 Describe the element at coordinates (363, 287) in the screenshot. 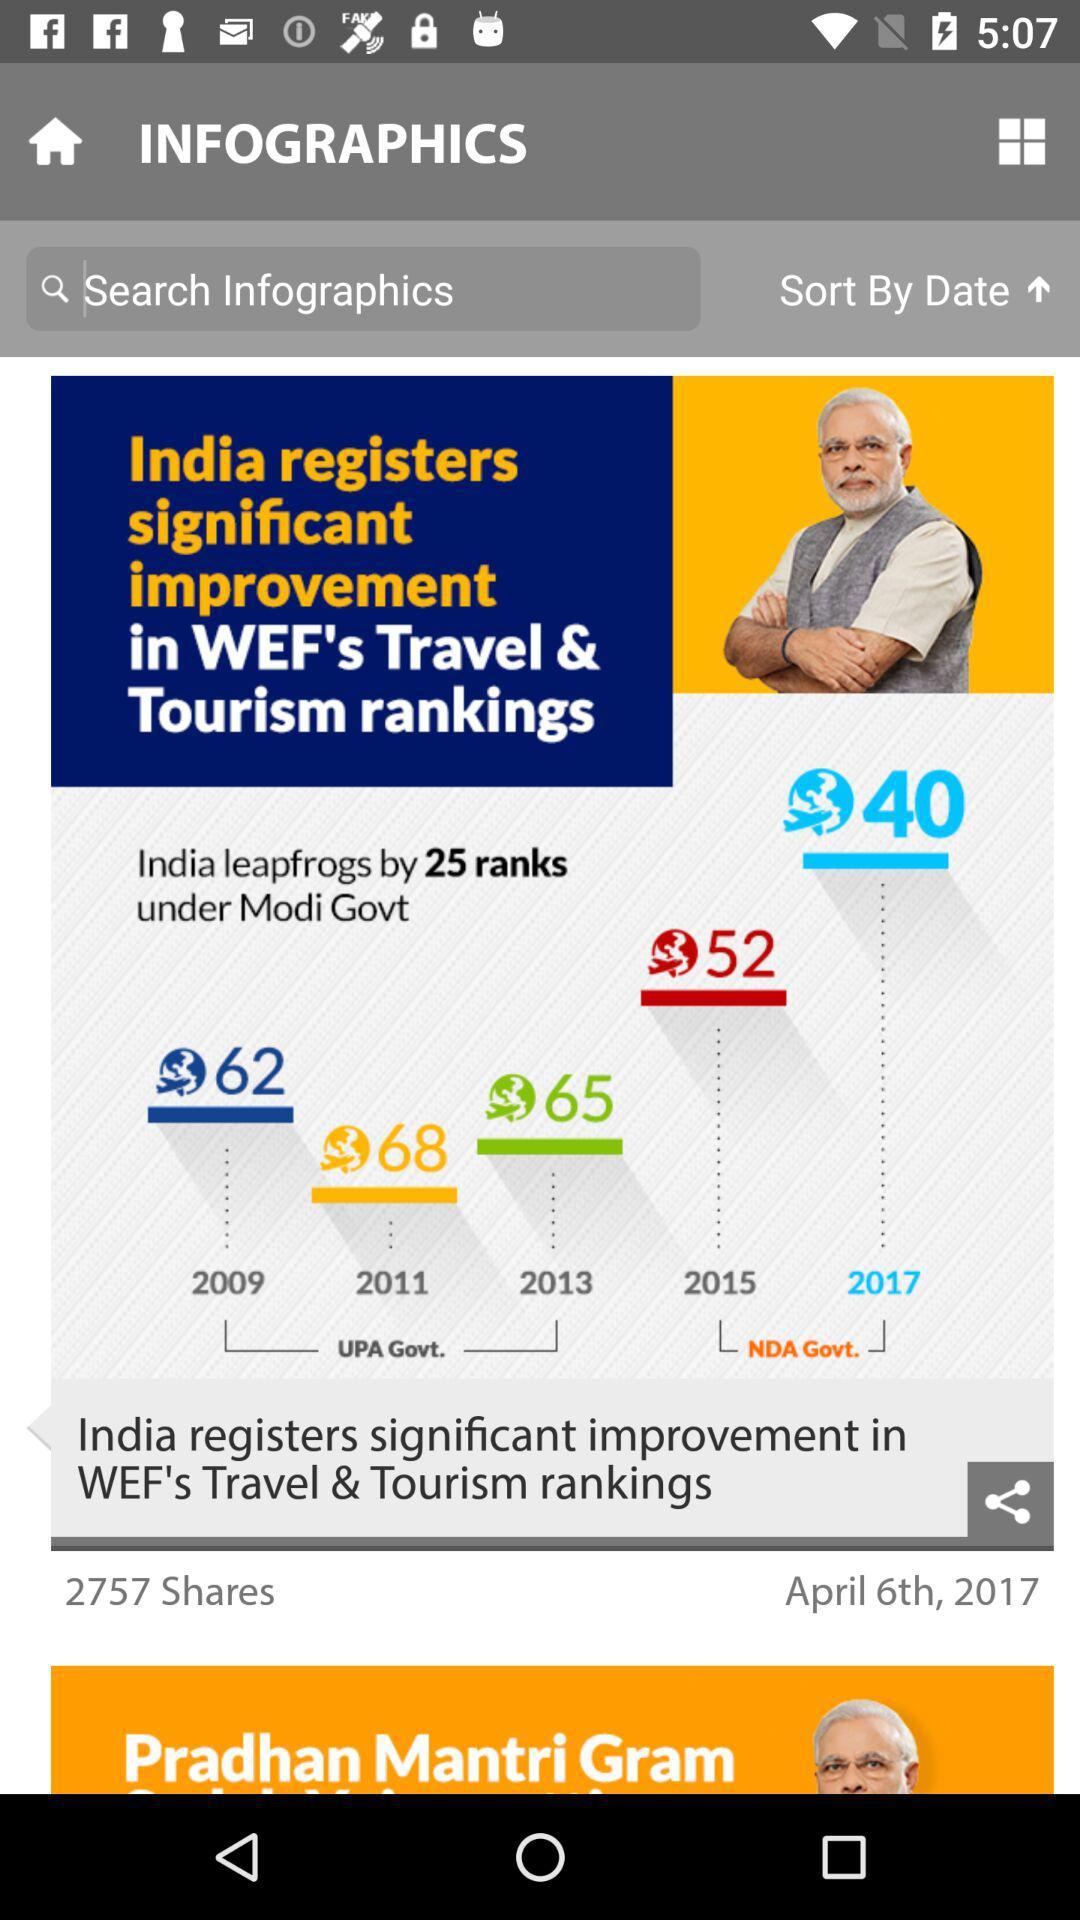

I see `a search bar` at that location.